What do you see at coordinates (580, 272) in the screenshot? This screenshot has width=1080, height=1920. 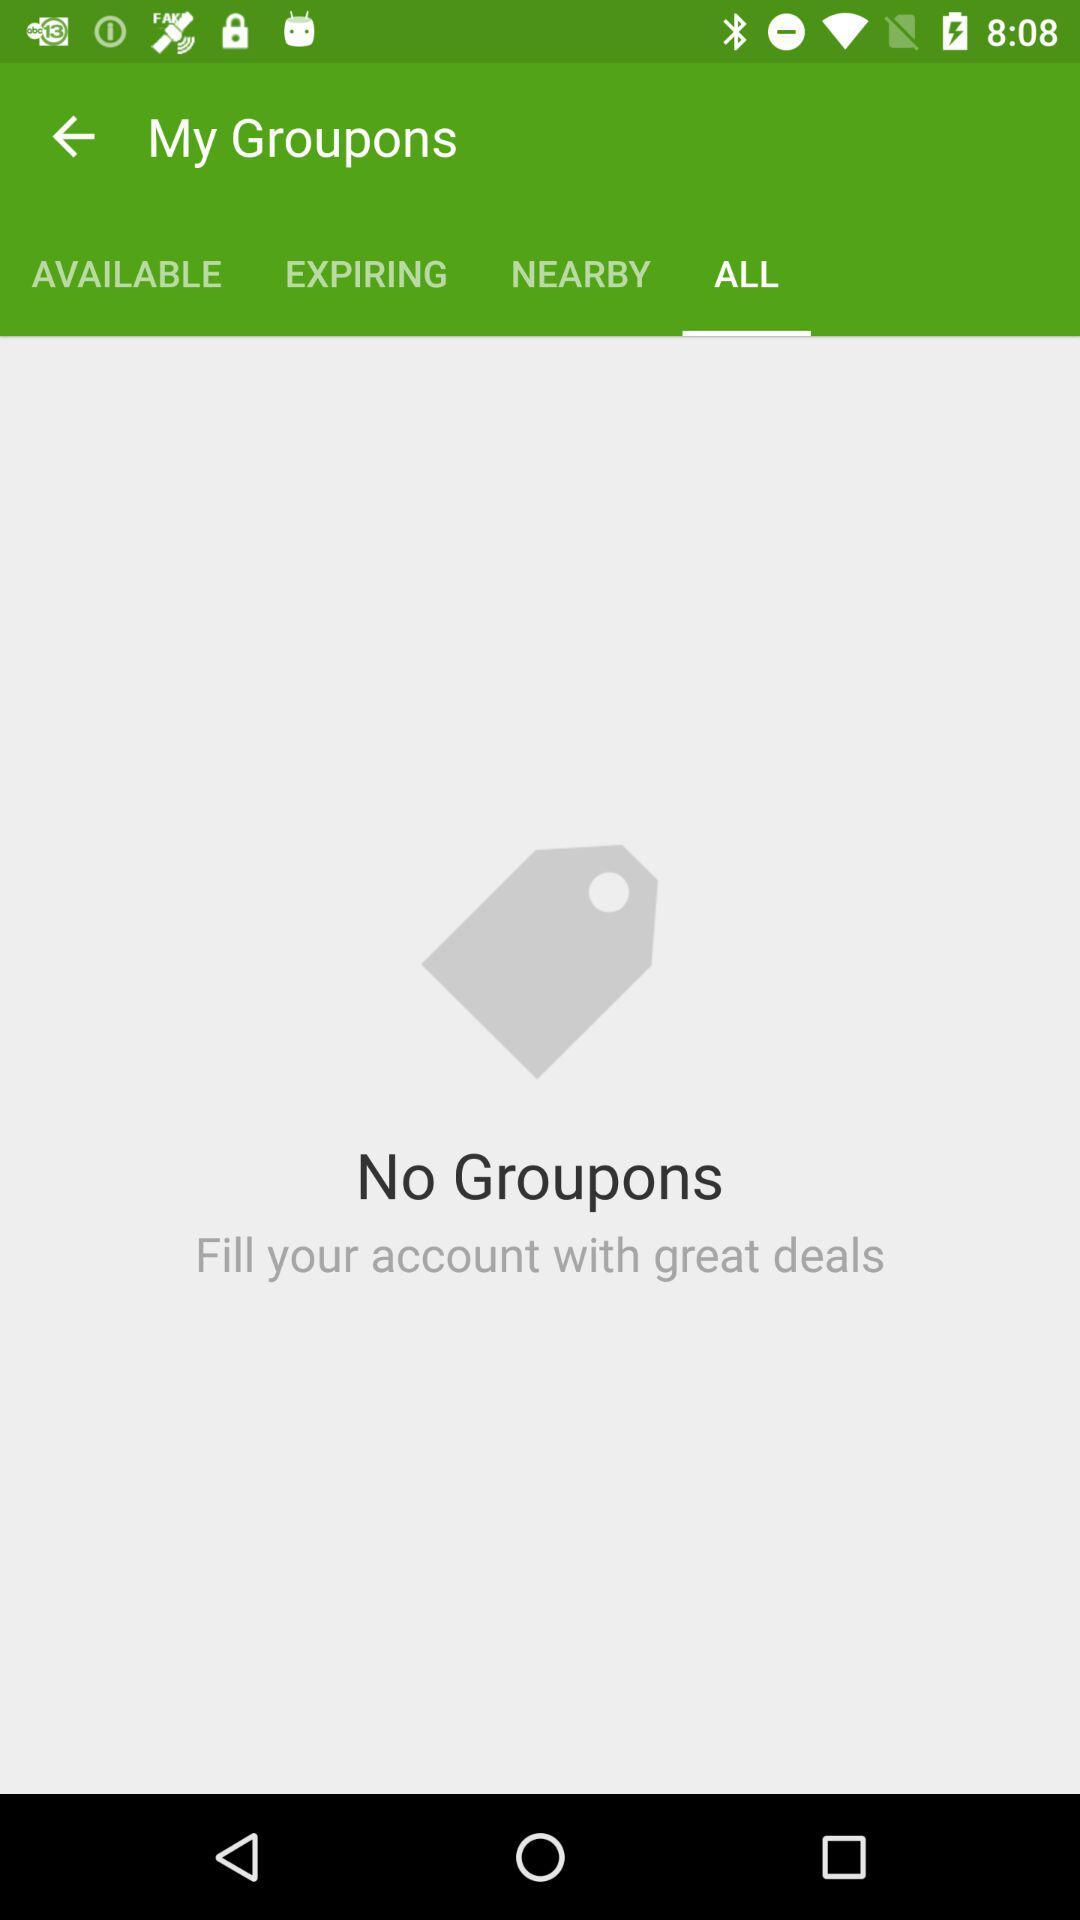 I see `icon below the my groupons icon` at bounding box center [580, 272].